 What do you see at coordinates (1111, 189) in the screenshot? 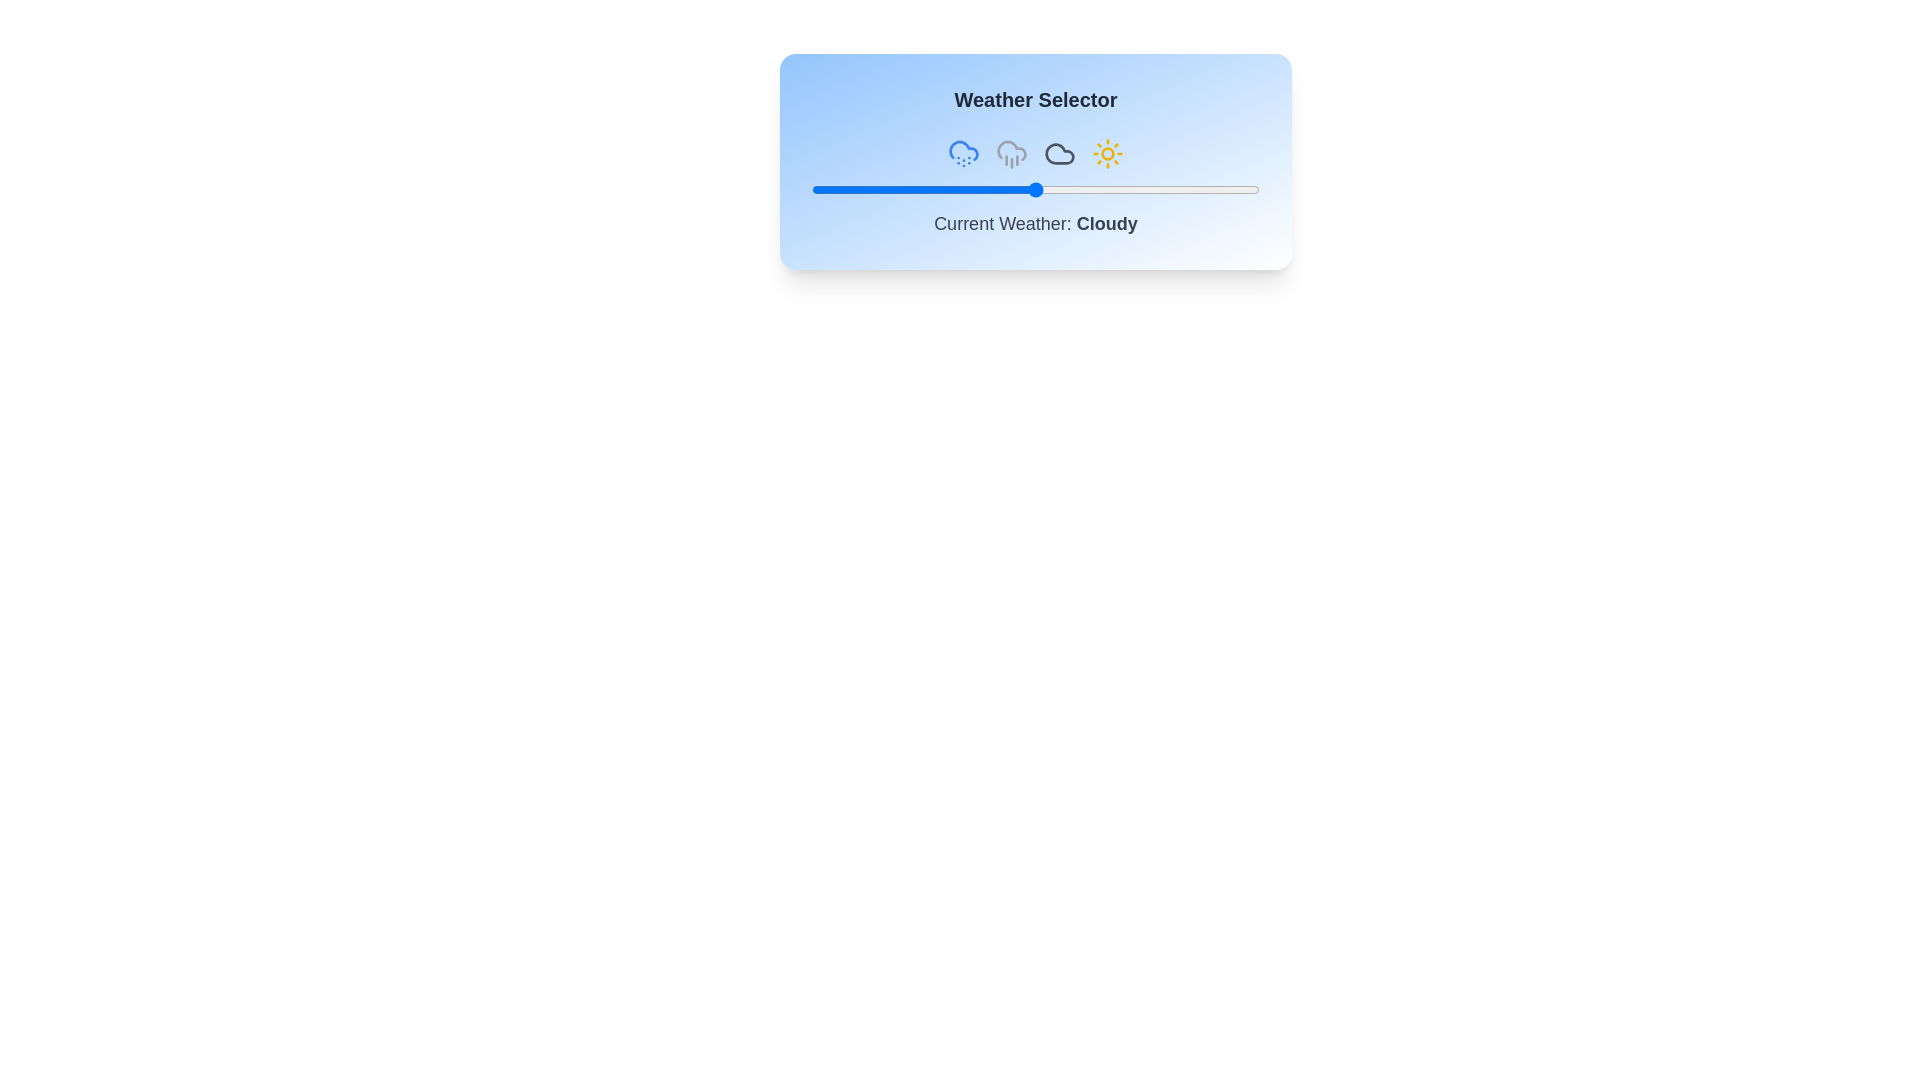
I see `the weather slider to 67%, where 67 is a value between 0 and 100` at bounding box center [1111, 189].